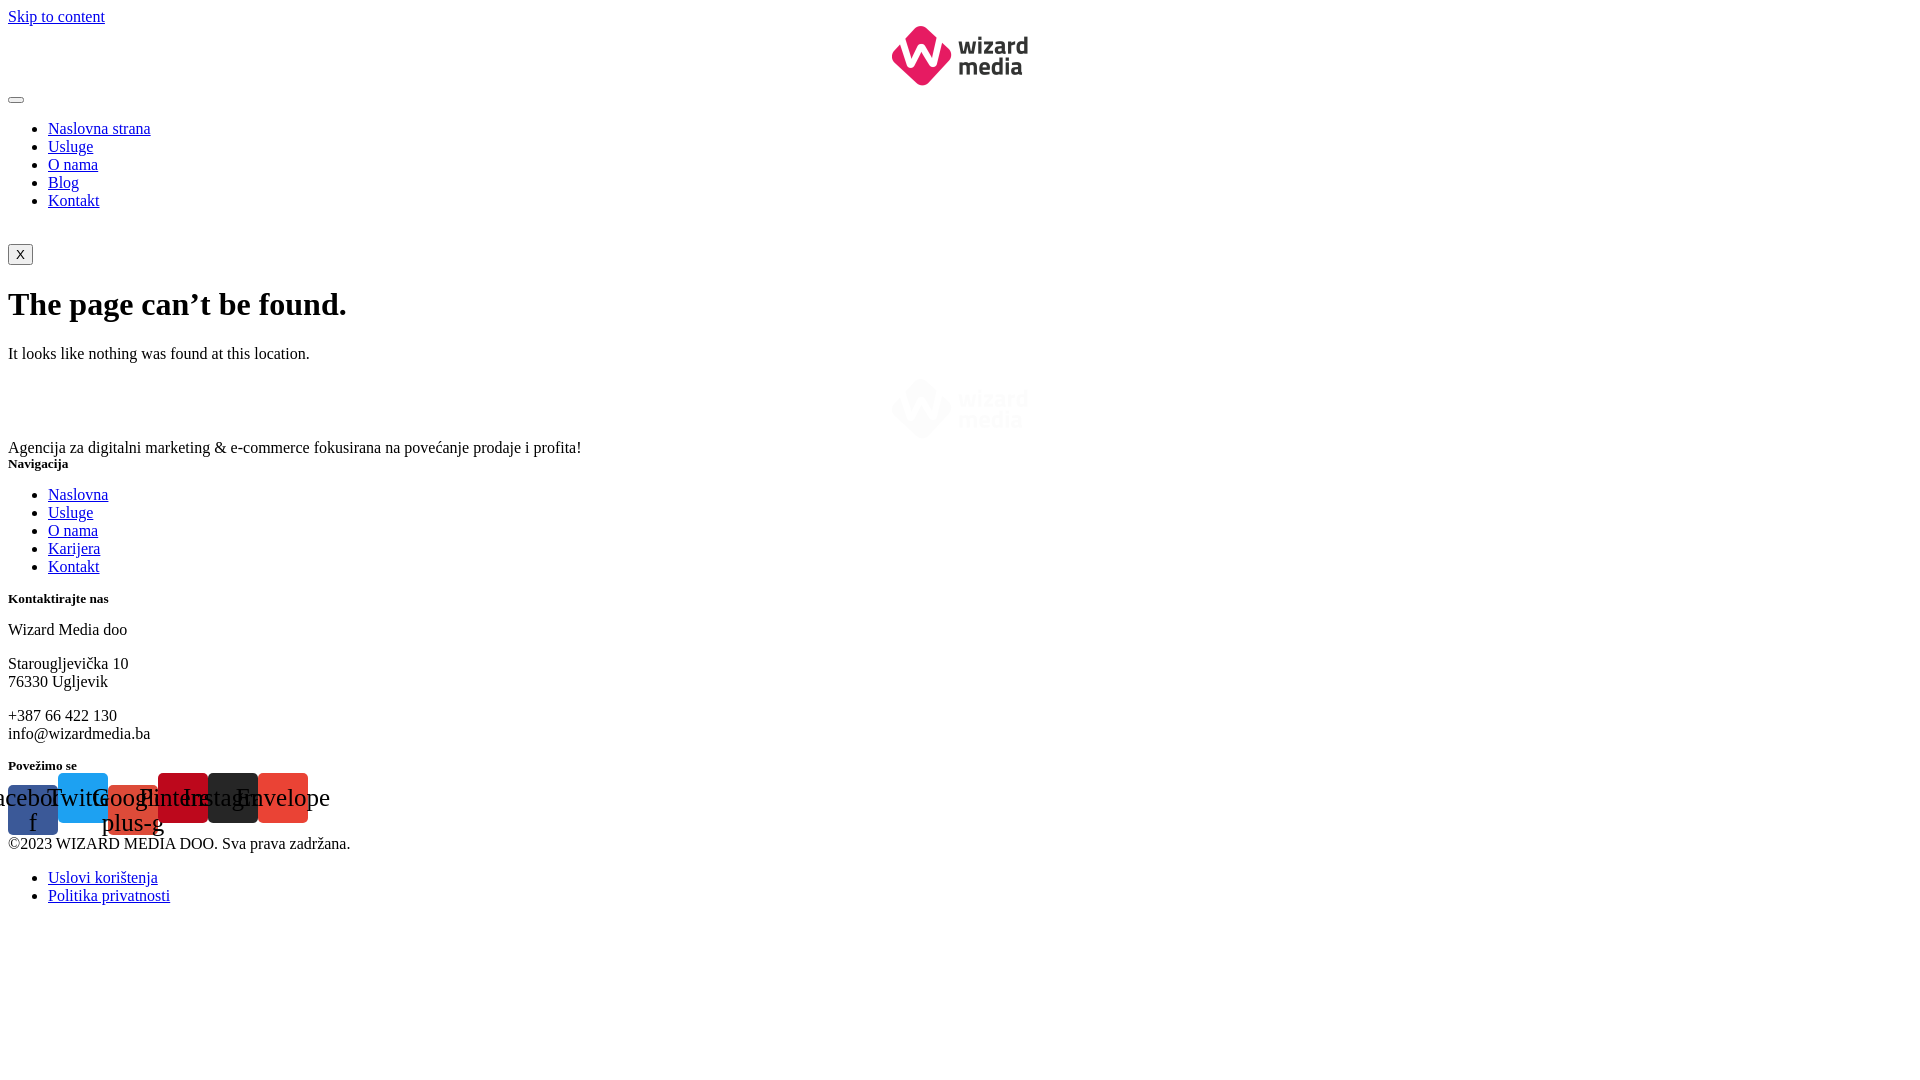  What do you see at coordinates (182, 797) in the screenshot?
I see `'Pinterest'` at bounding box center [182, 797].